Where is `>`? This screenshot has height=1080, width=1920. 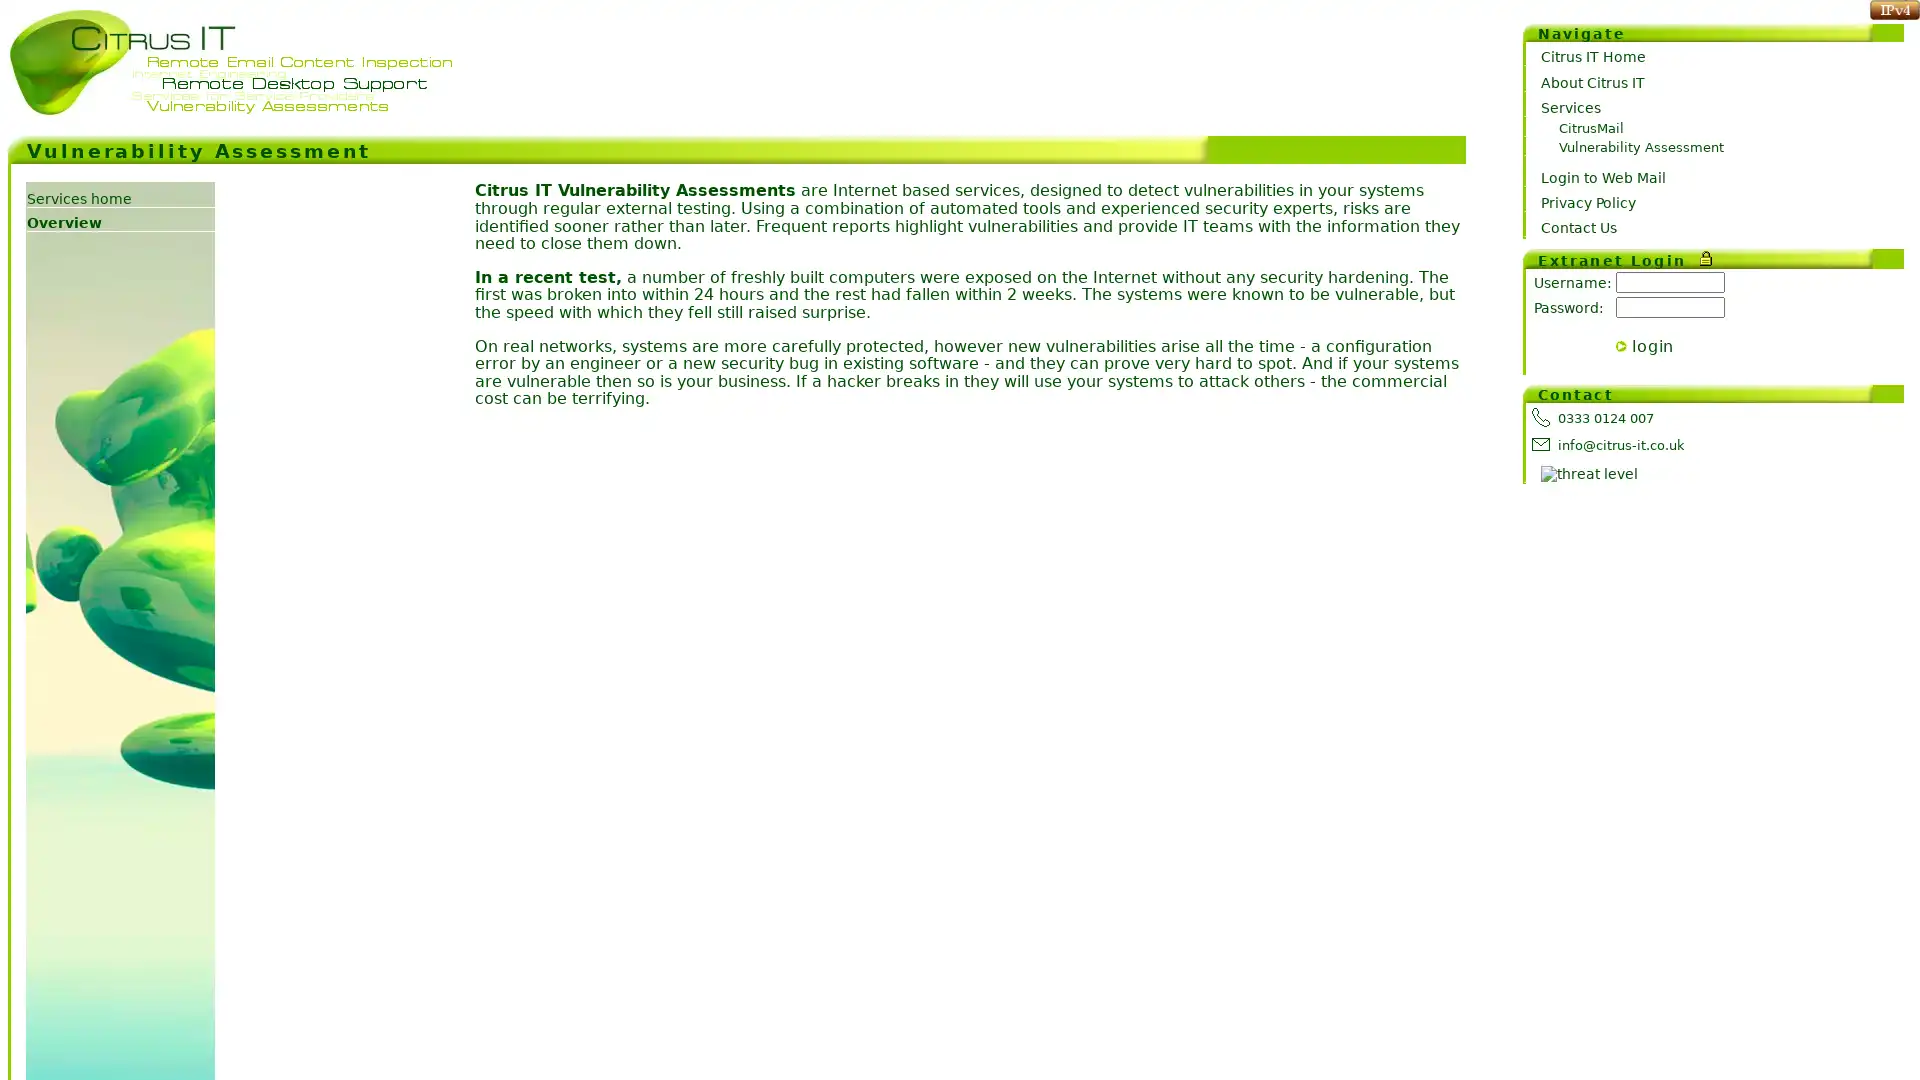
> is located at coordinates (1621, 345).